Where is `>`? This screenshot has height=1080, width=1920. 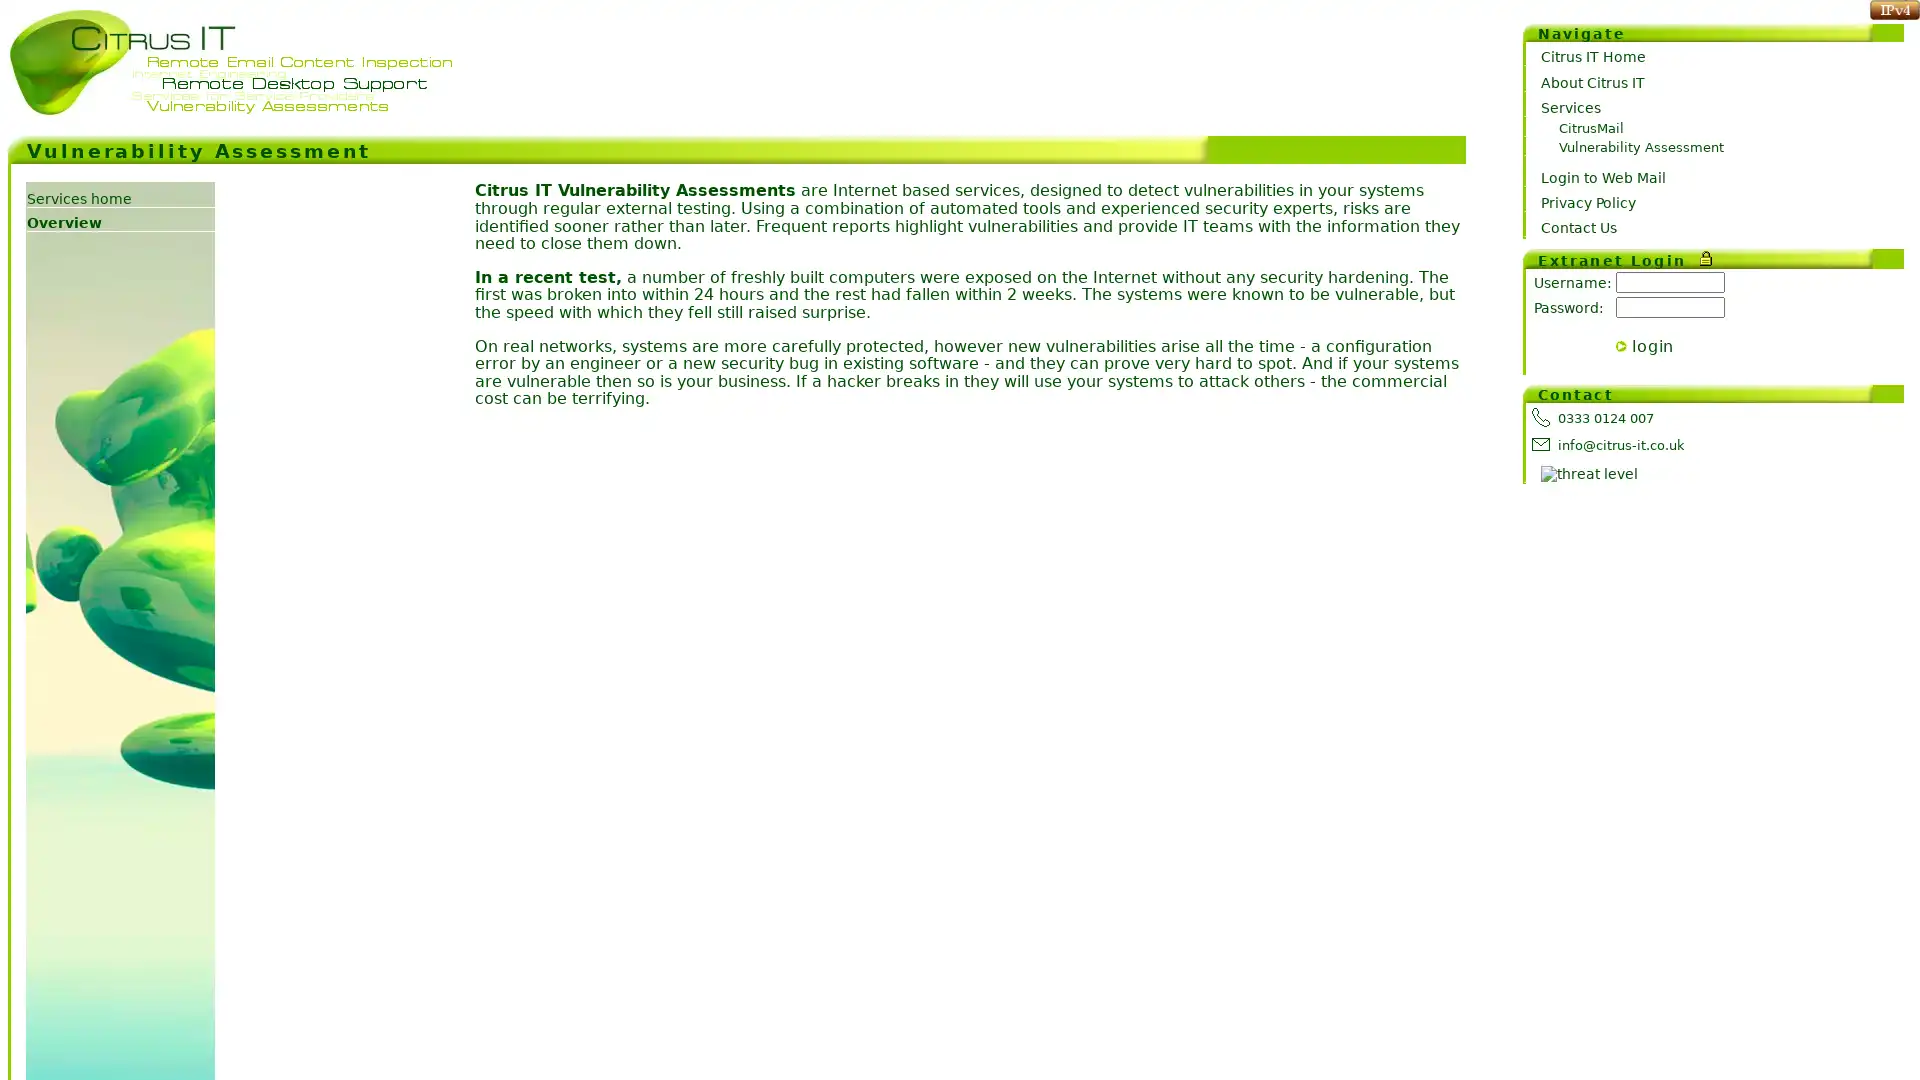
> is located at coordinates (1621, 345).